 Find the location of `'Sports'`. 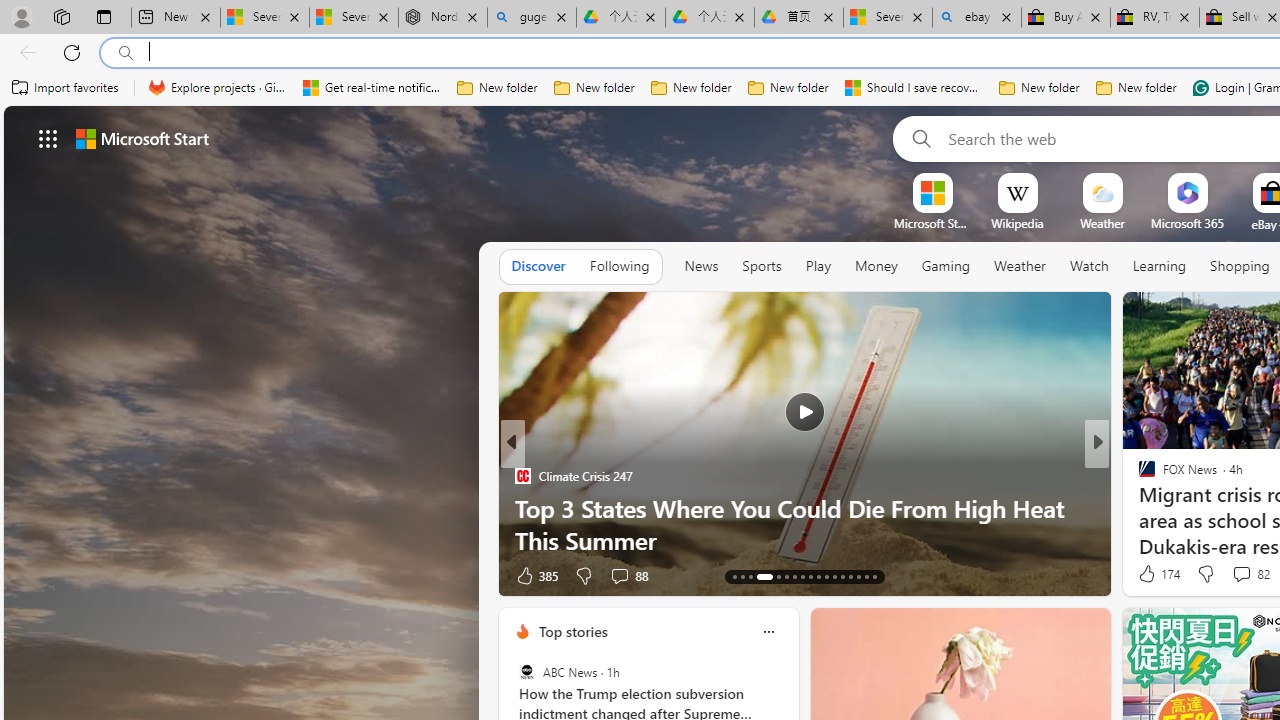

'Sports' is located at coordinates (760, 266).